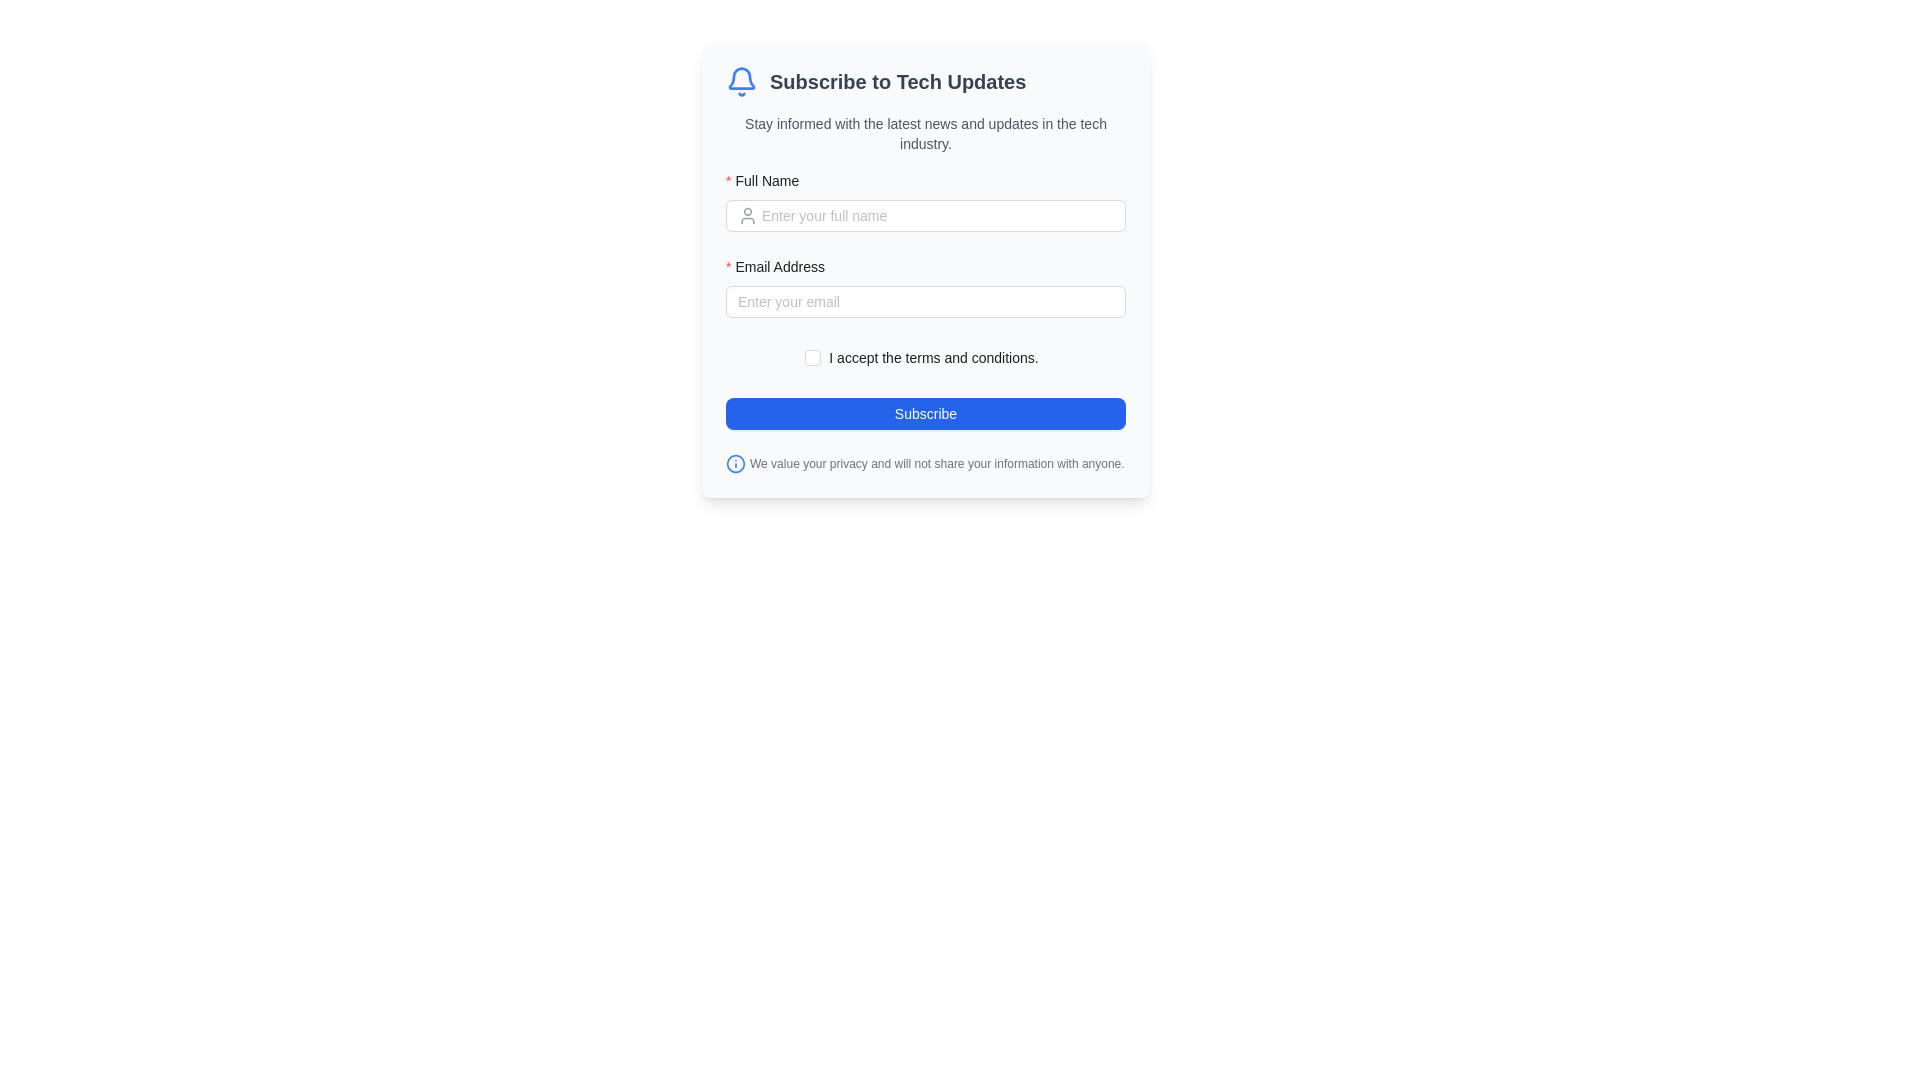 The height and width of the screenshot is (1080, 1920). I want to click on the blue bell icon located on the leftmost side of the text 'Subscribe to Tech Updates.', so click(741, 80).